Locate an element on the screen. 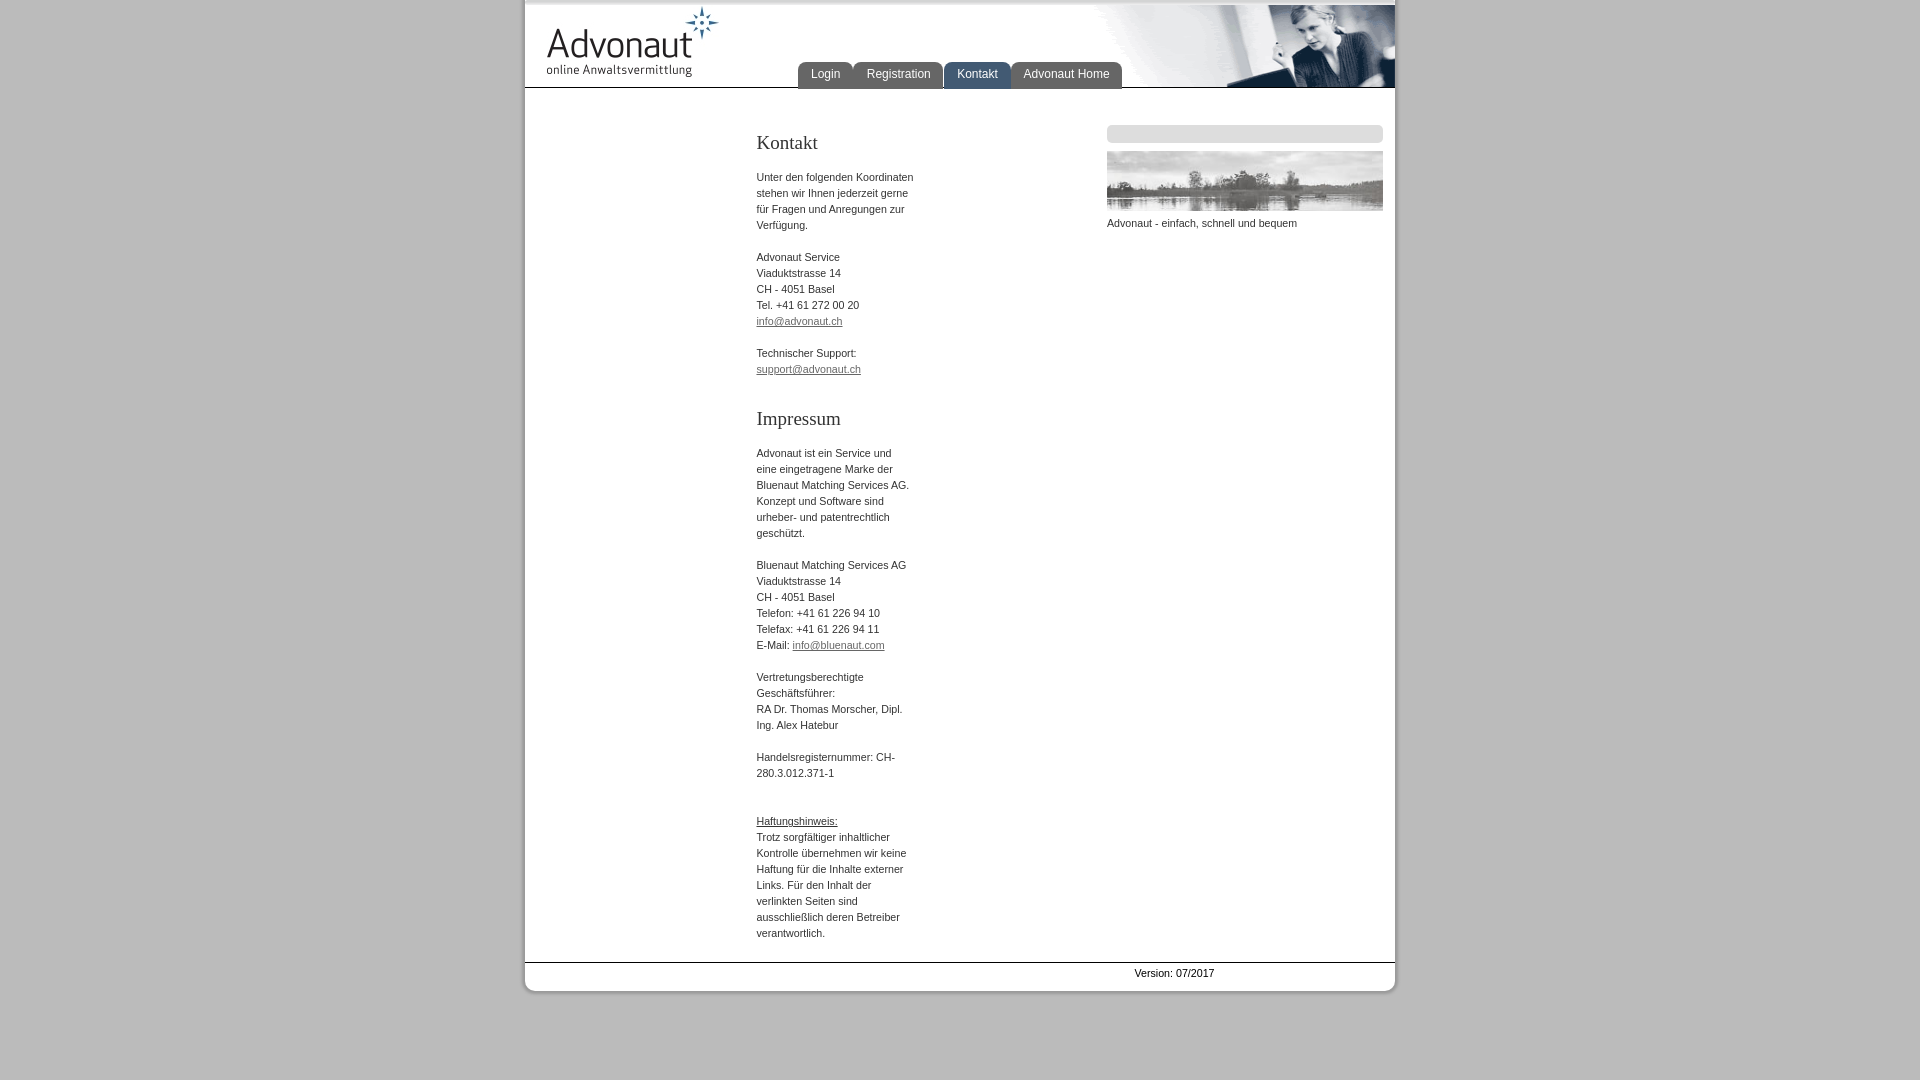 The image size is (1920, 1080). '    Advonaut Home  ' is located at coordinates (1065, 74).